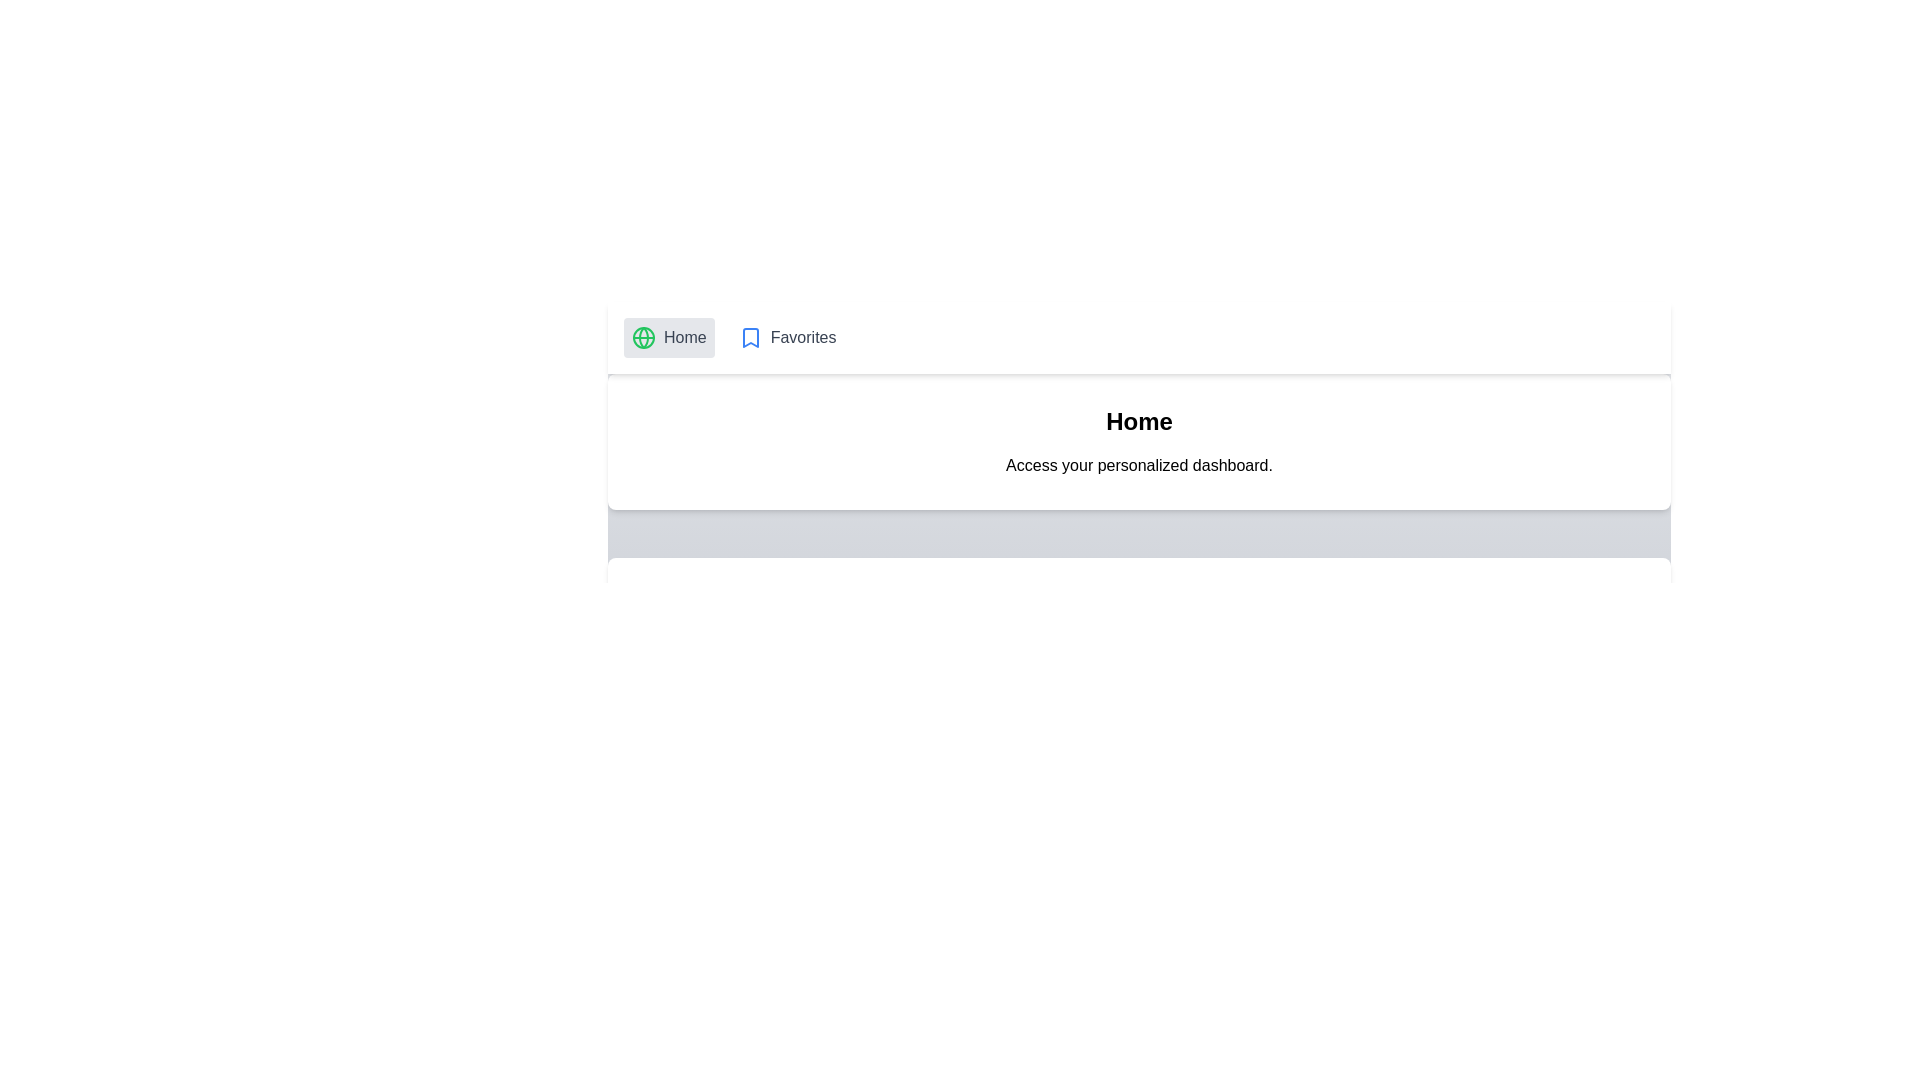 This screenshot has height=1080, width=1920. I want to click on the 'Home' hyperlink text styled in medium-weight gray font, which is located in the top navigation bar, so click(685, 337).